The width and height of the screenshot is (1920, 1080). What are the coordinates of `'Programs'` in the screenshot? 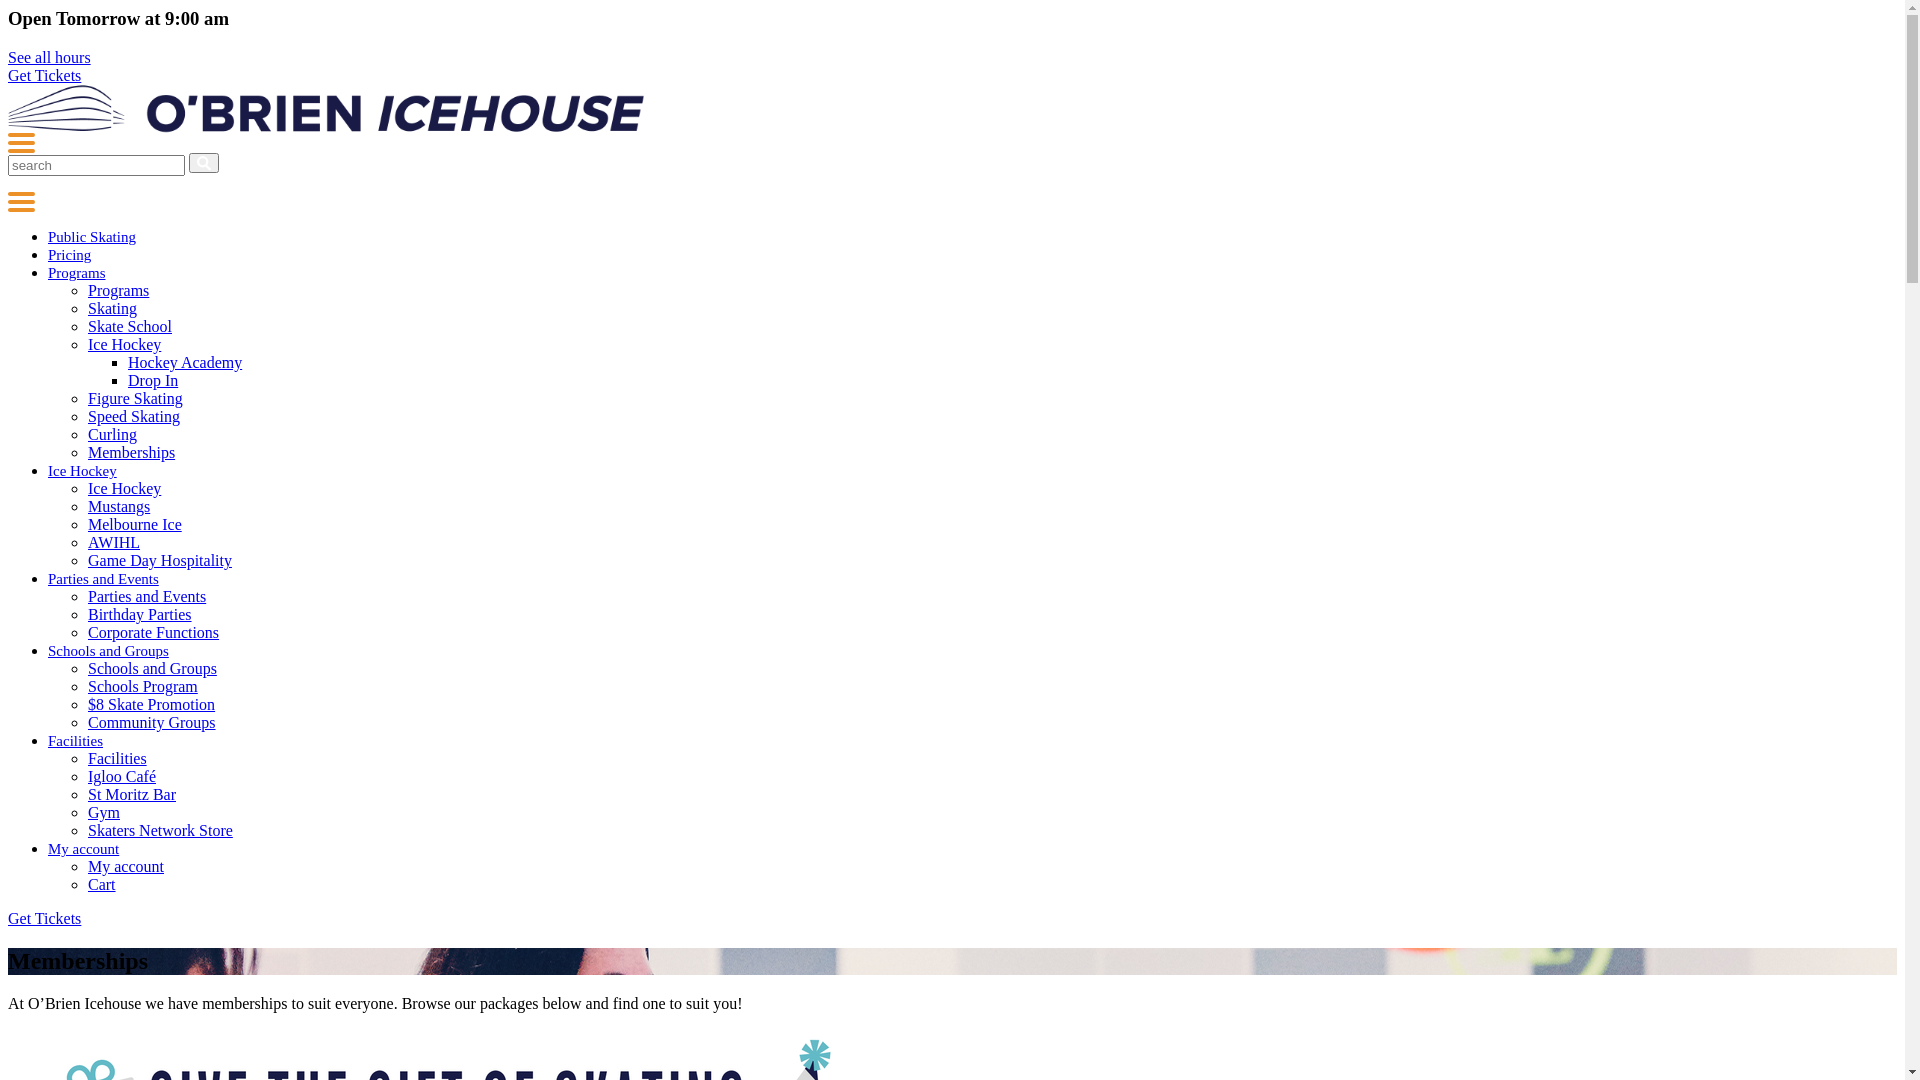 It's located at (76, 273).